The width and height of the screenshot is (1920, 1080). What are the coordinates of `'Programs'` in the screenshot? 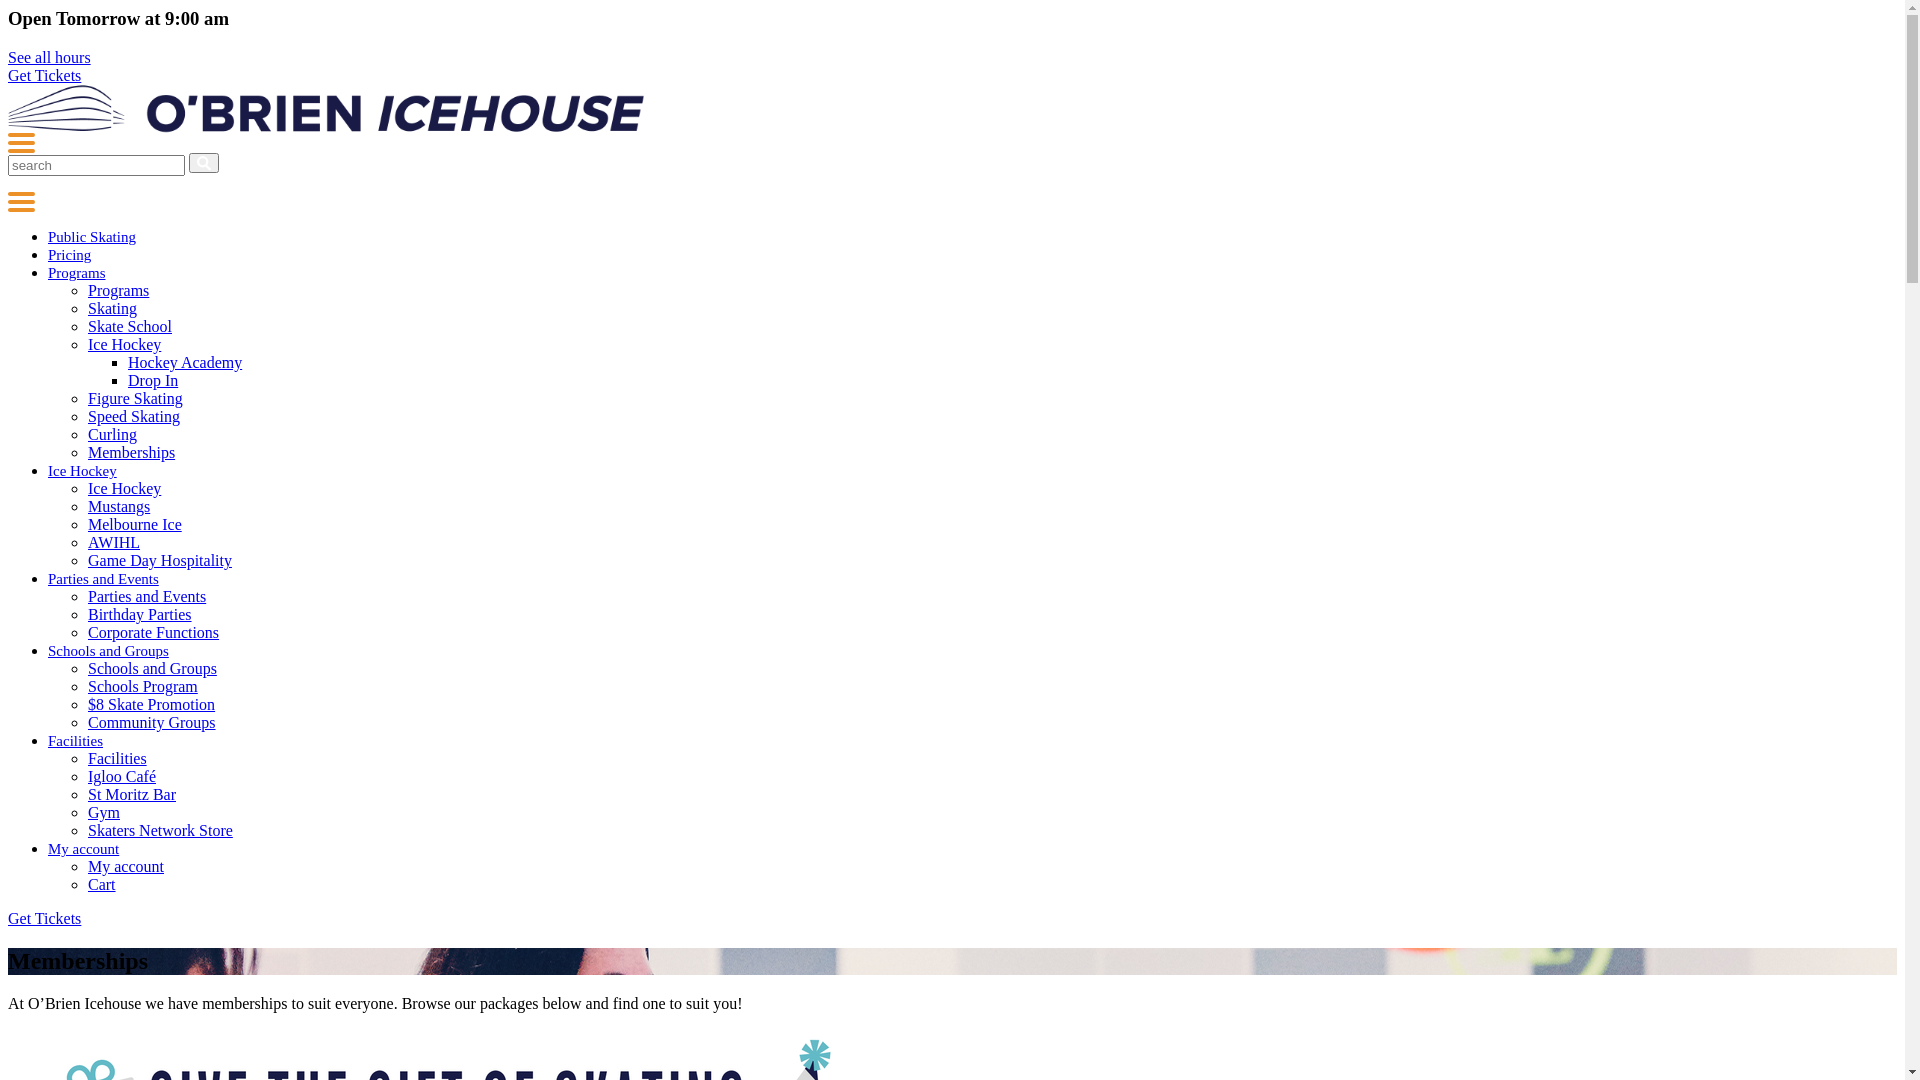 It's located at (76, 273).